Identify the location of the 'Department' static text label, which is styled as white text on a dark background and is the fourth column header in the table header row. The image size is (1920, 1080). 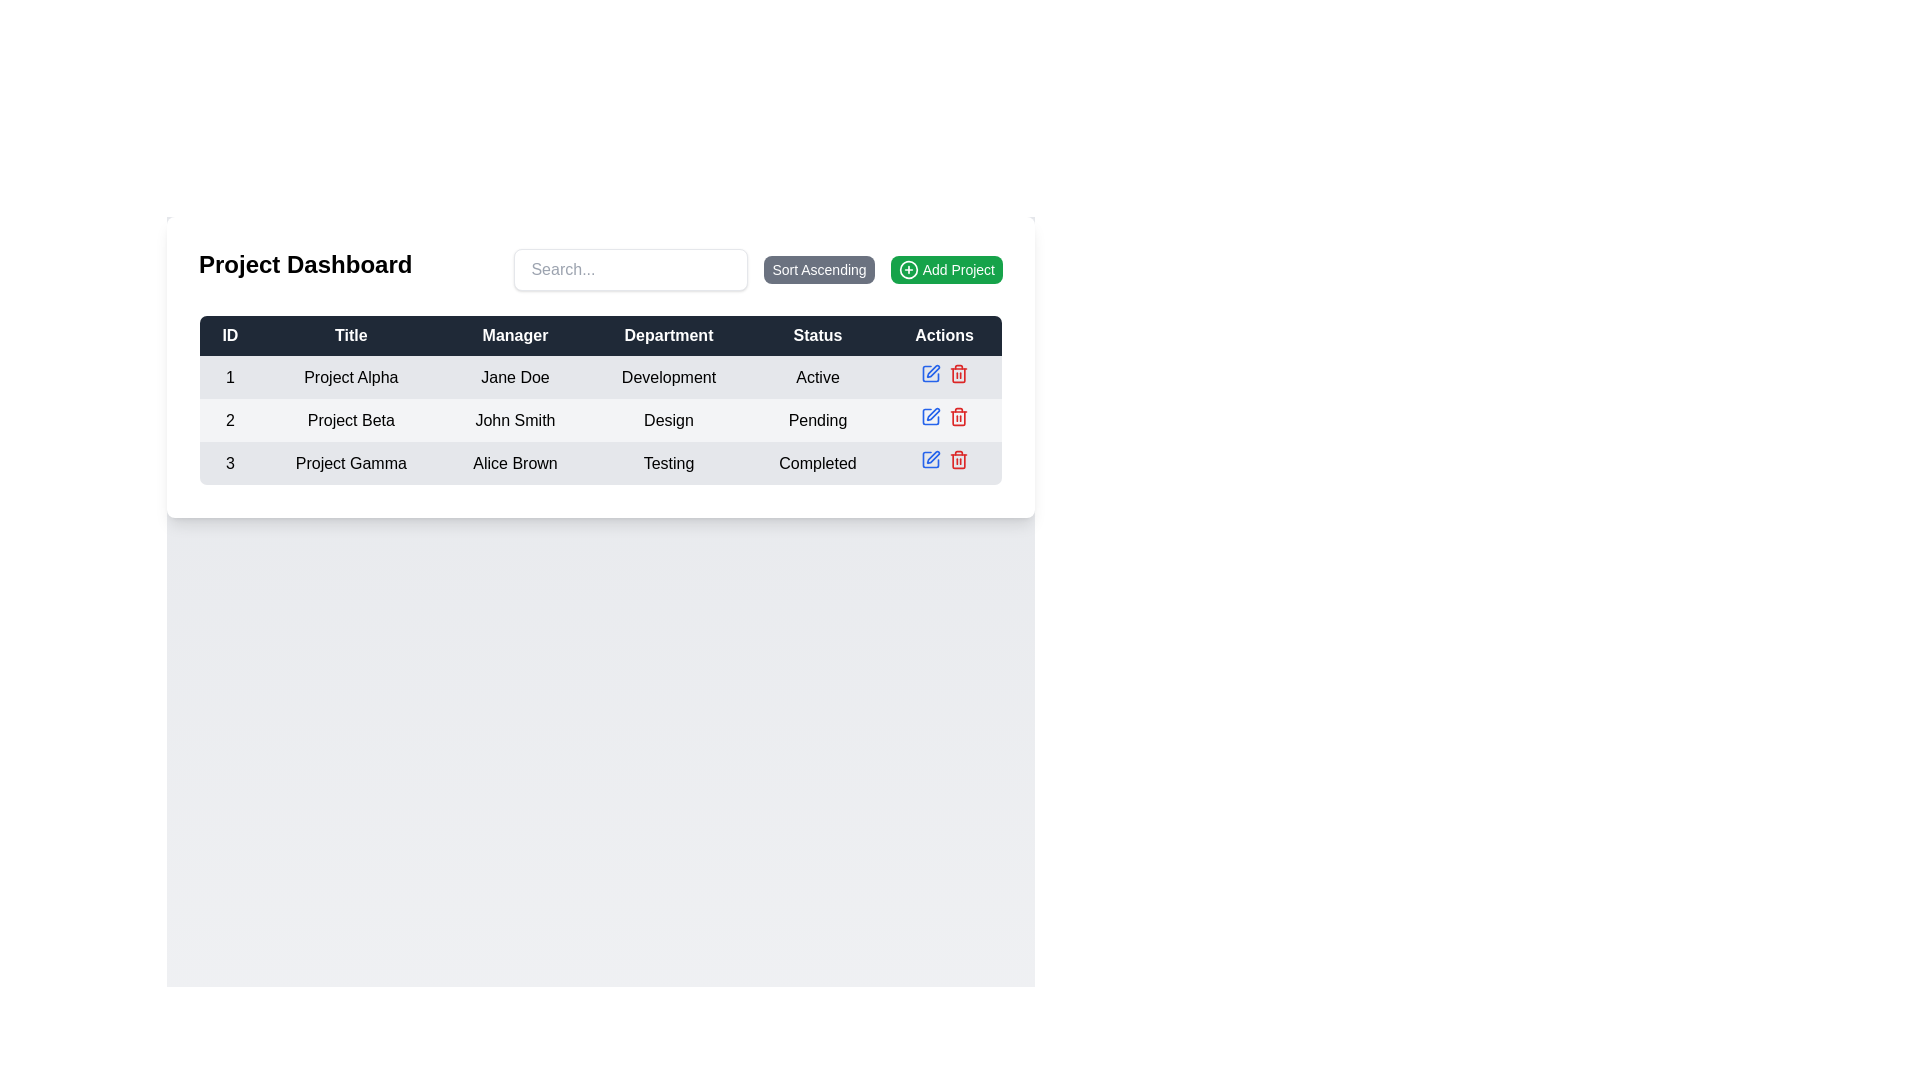
(668, 334).